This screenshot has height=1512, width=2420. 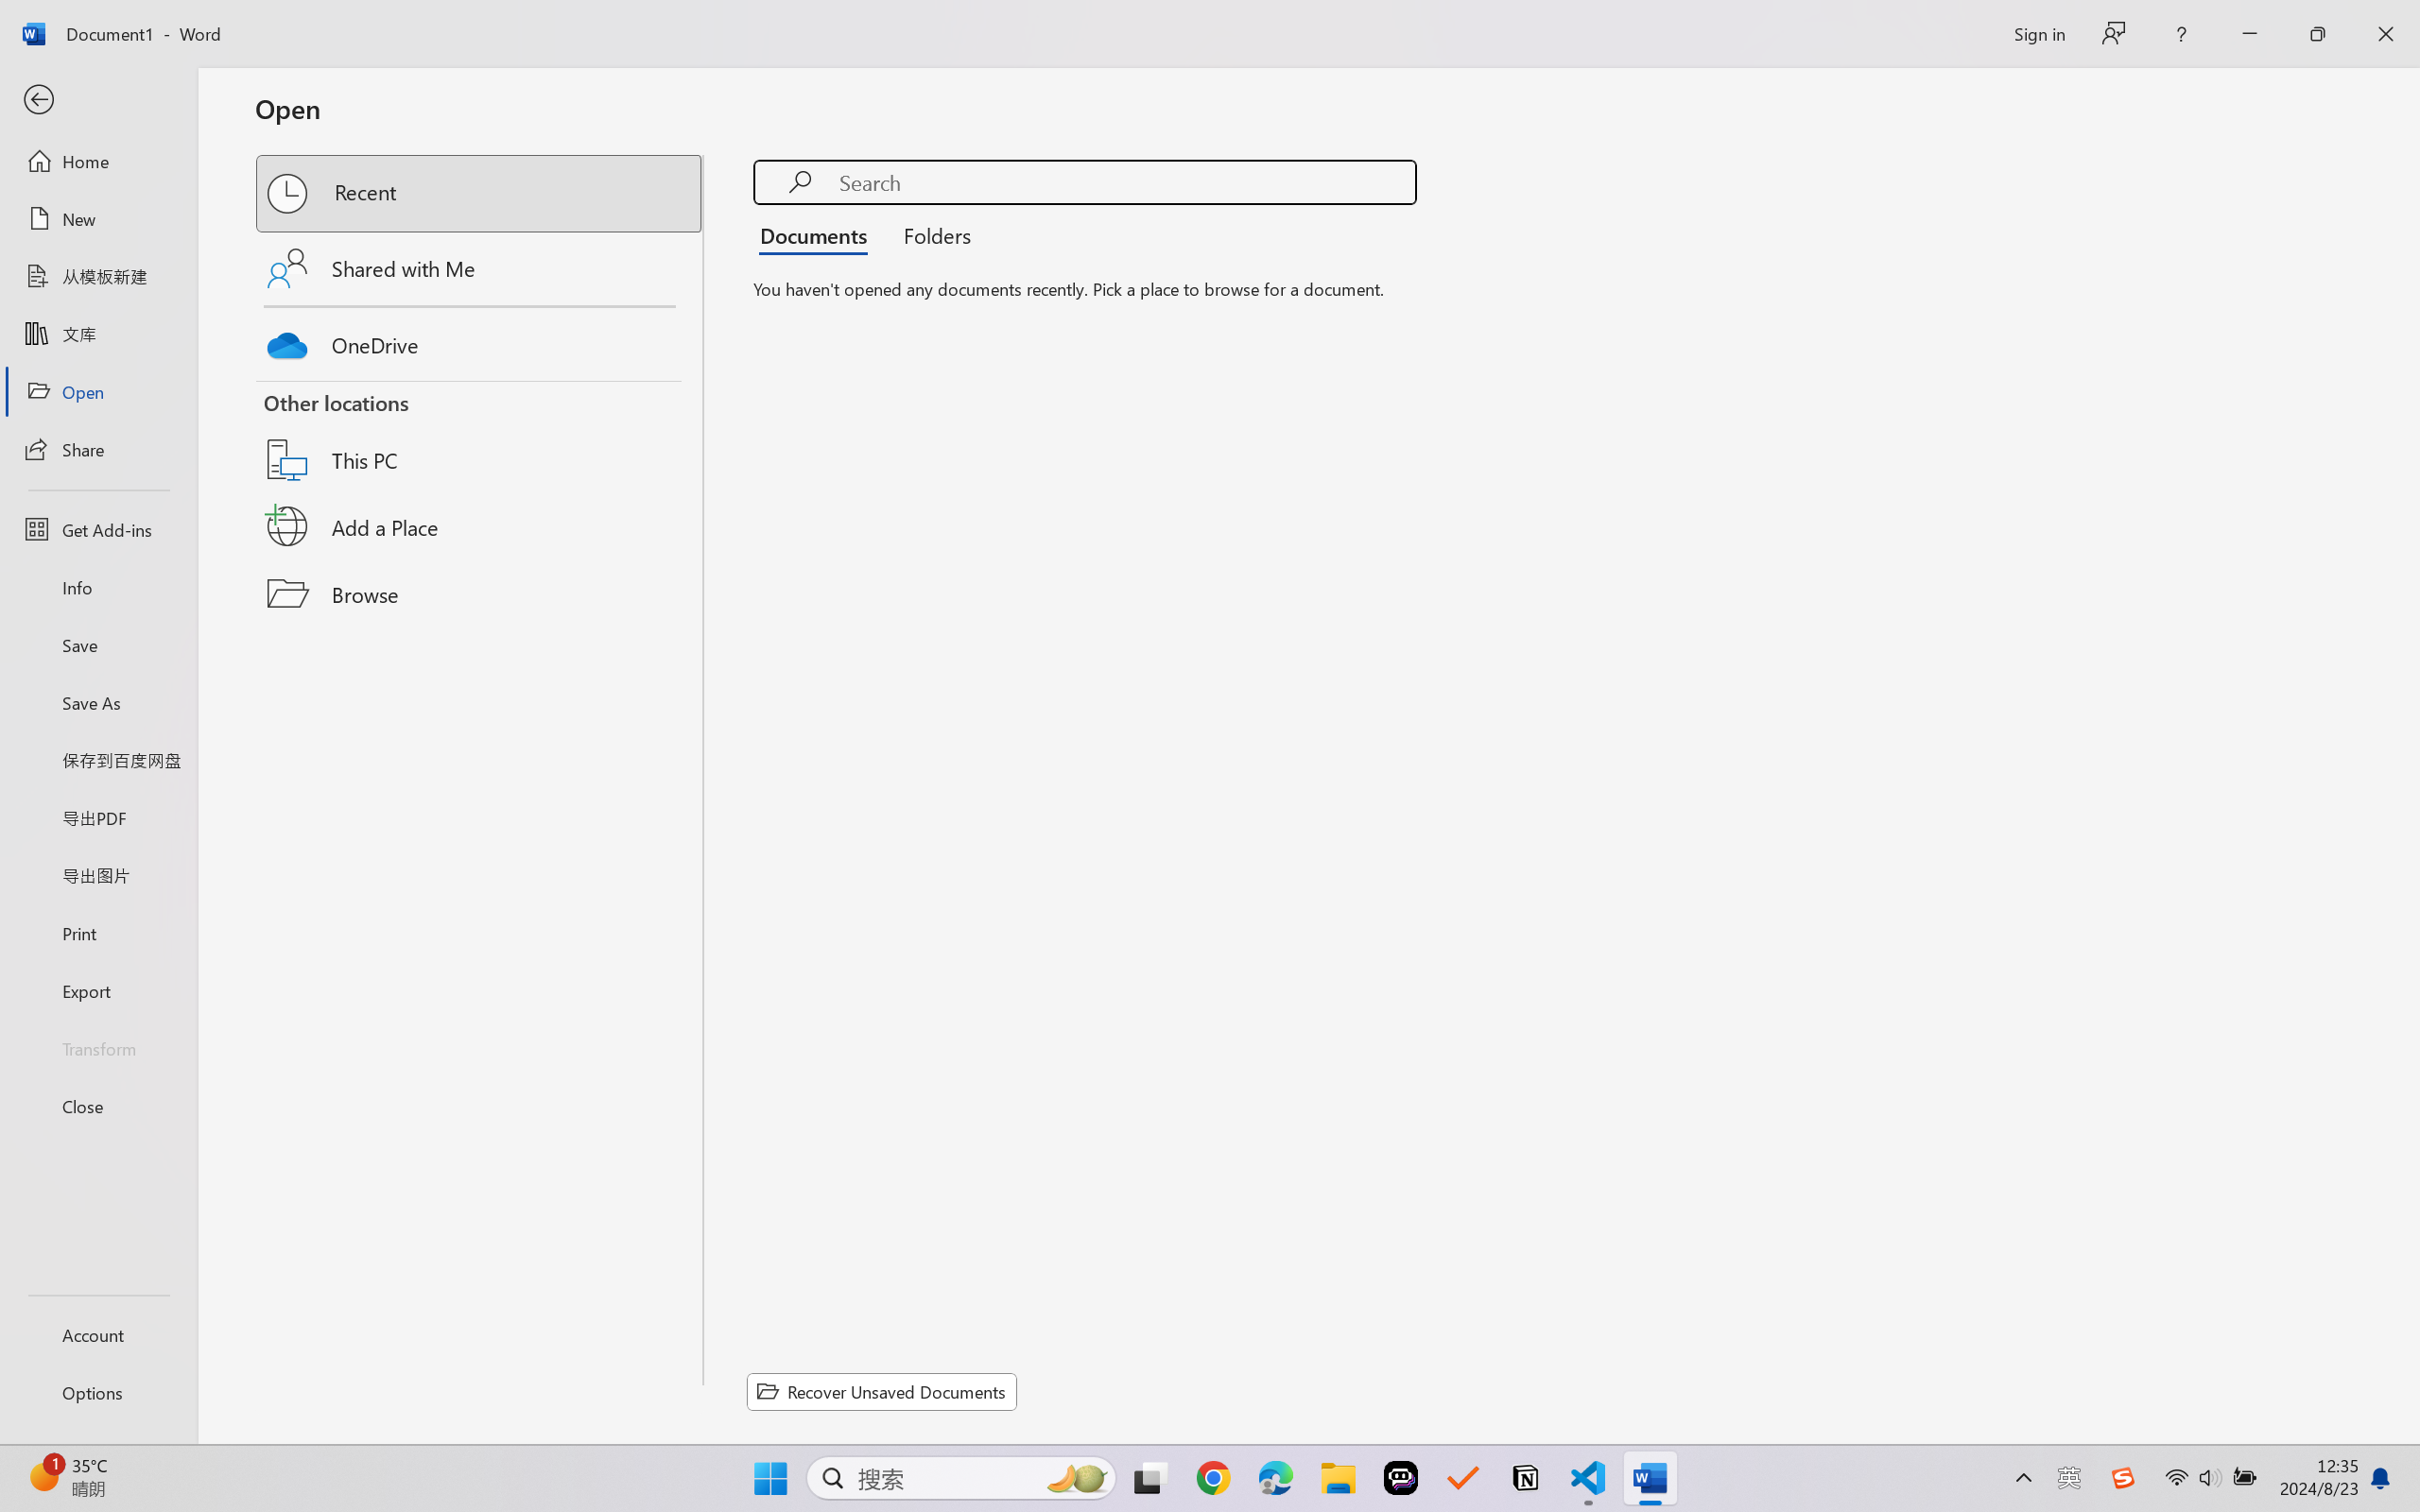 I want to click on 'Browse', so click(x=480, y=593).